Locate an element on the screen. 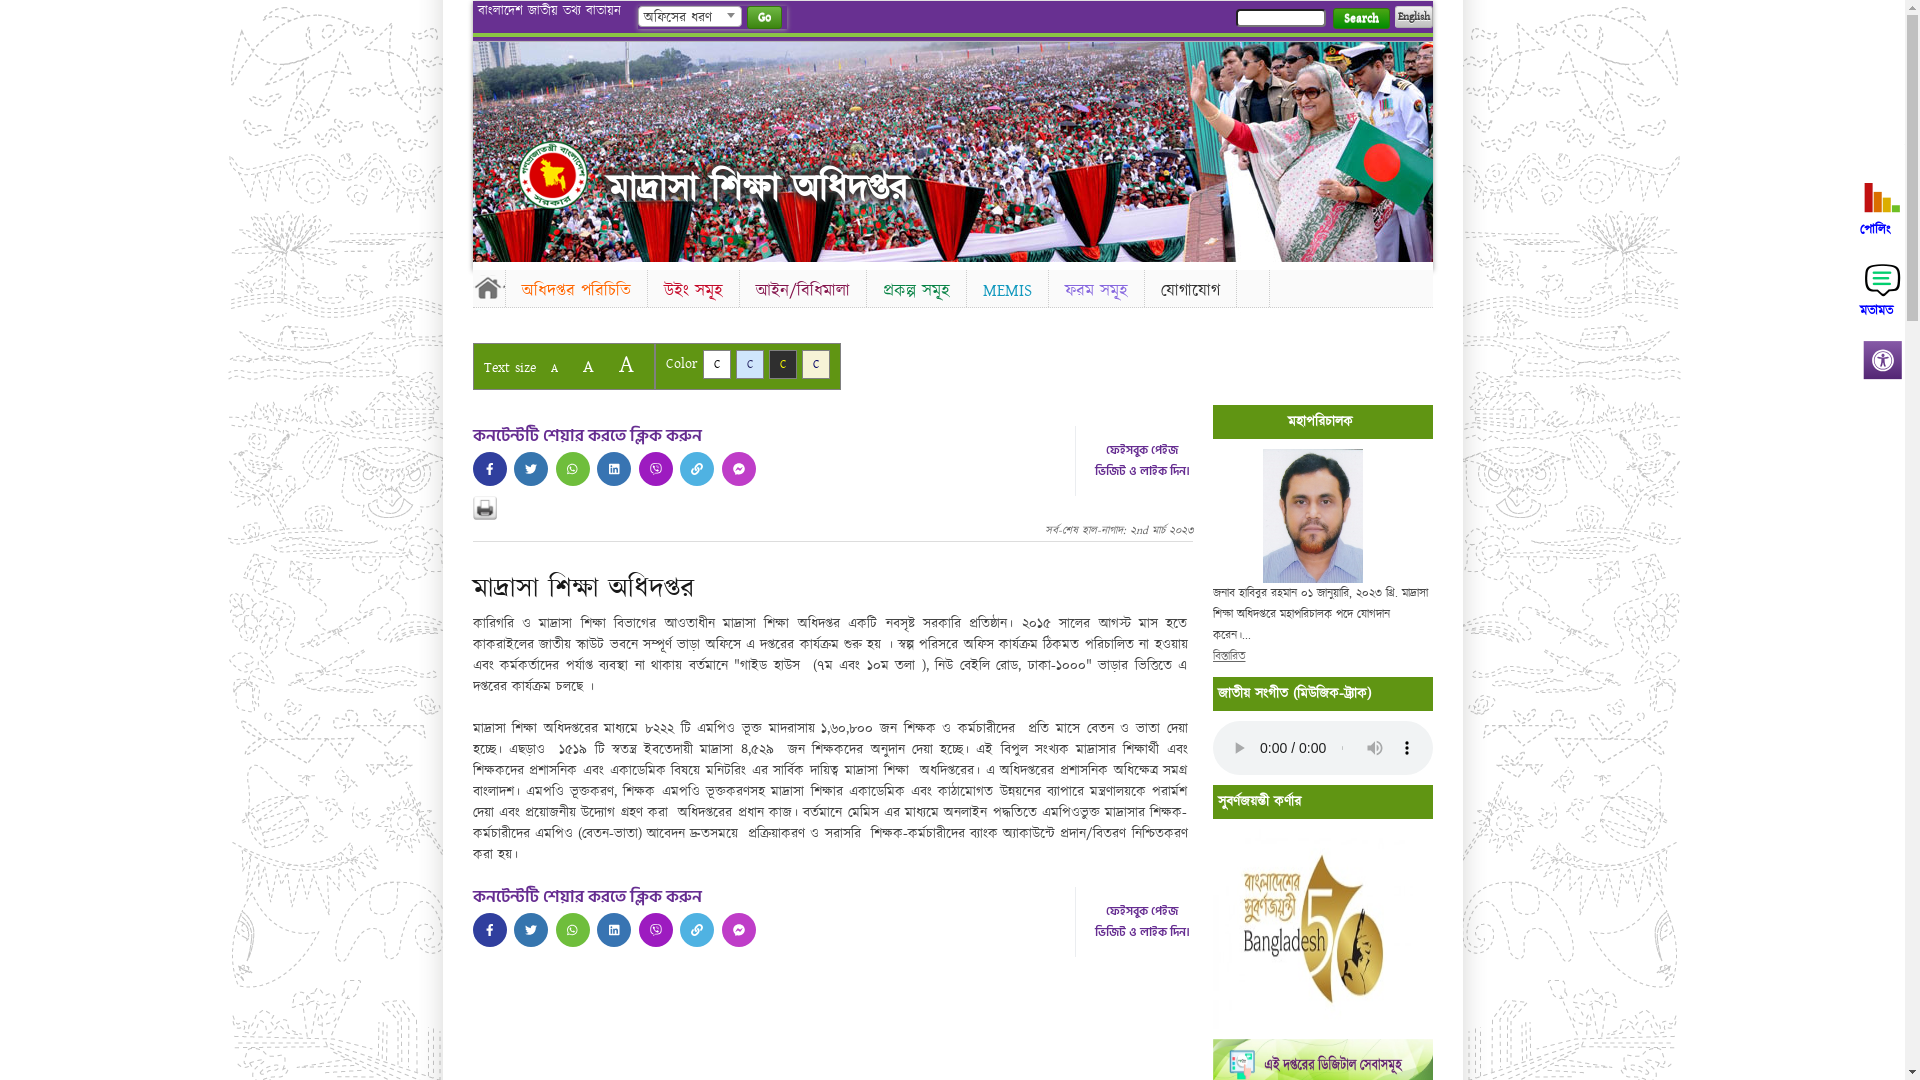  ' is located at coordinates (613, 929).